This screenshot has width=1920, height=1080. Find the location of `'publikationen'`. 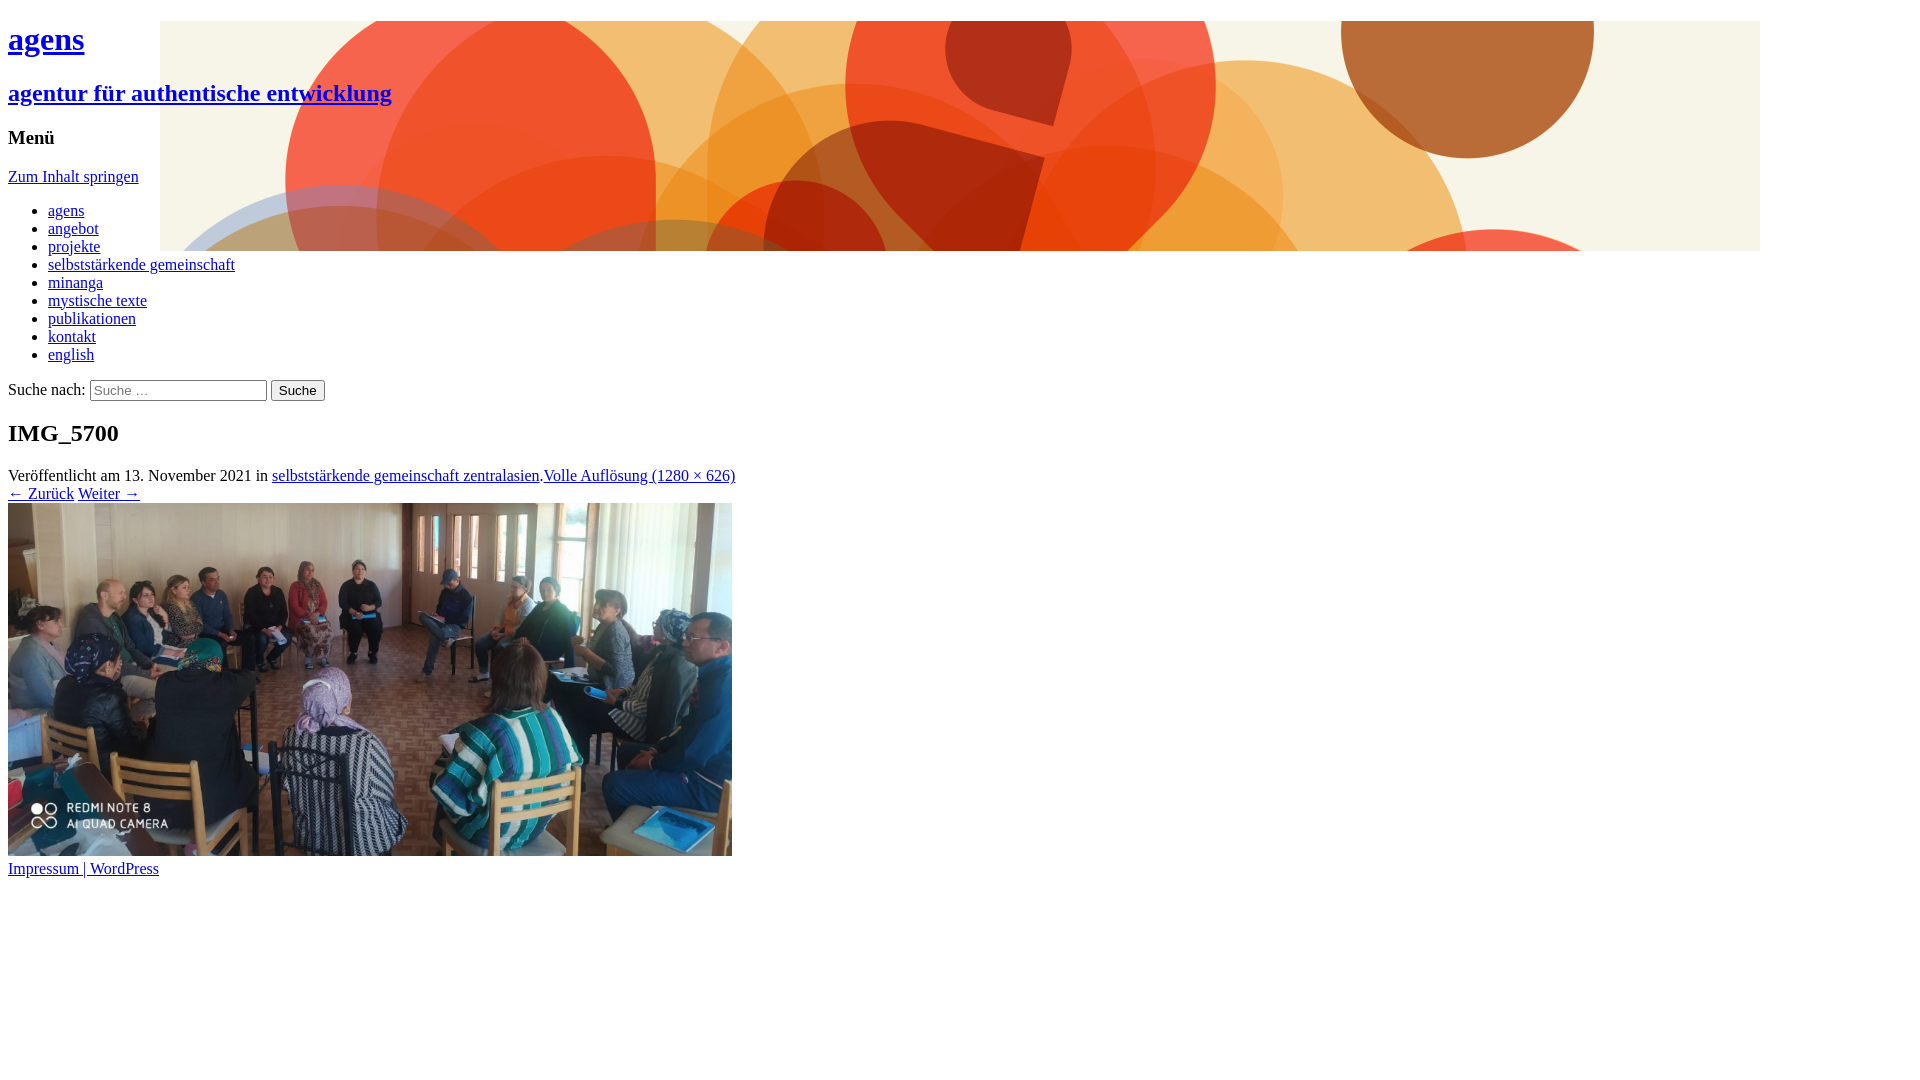

'publikationen' is located at coordinates (48, 317).